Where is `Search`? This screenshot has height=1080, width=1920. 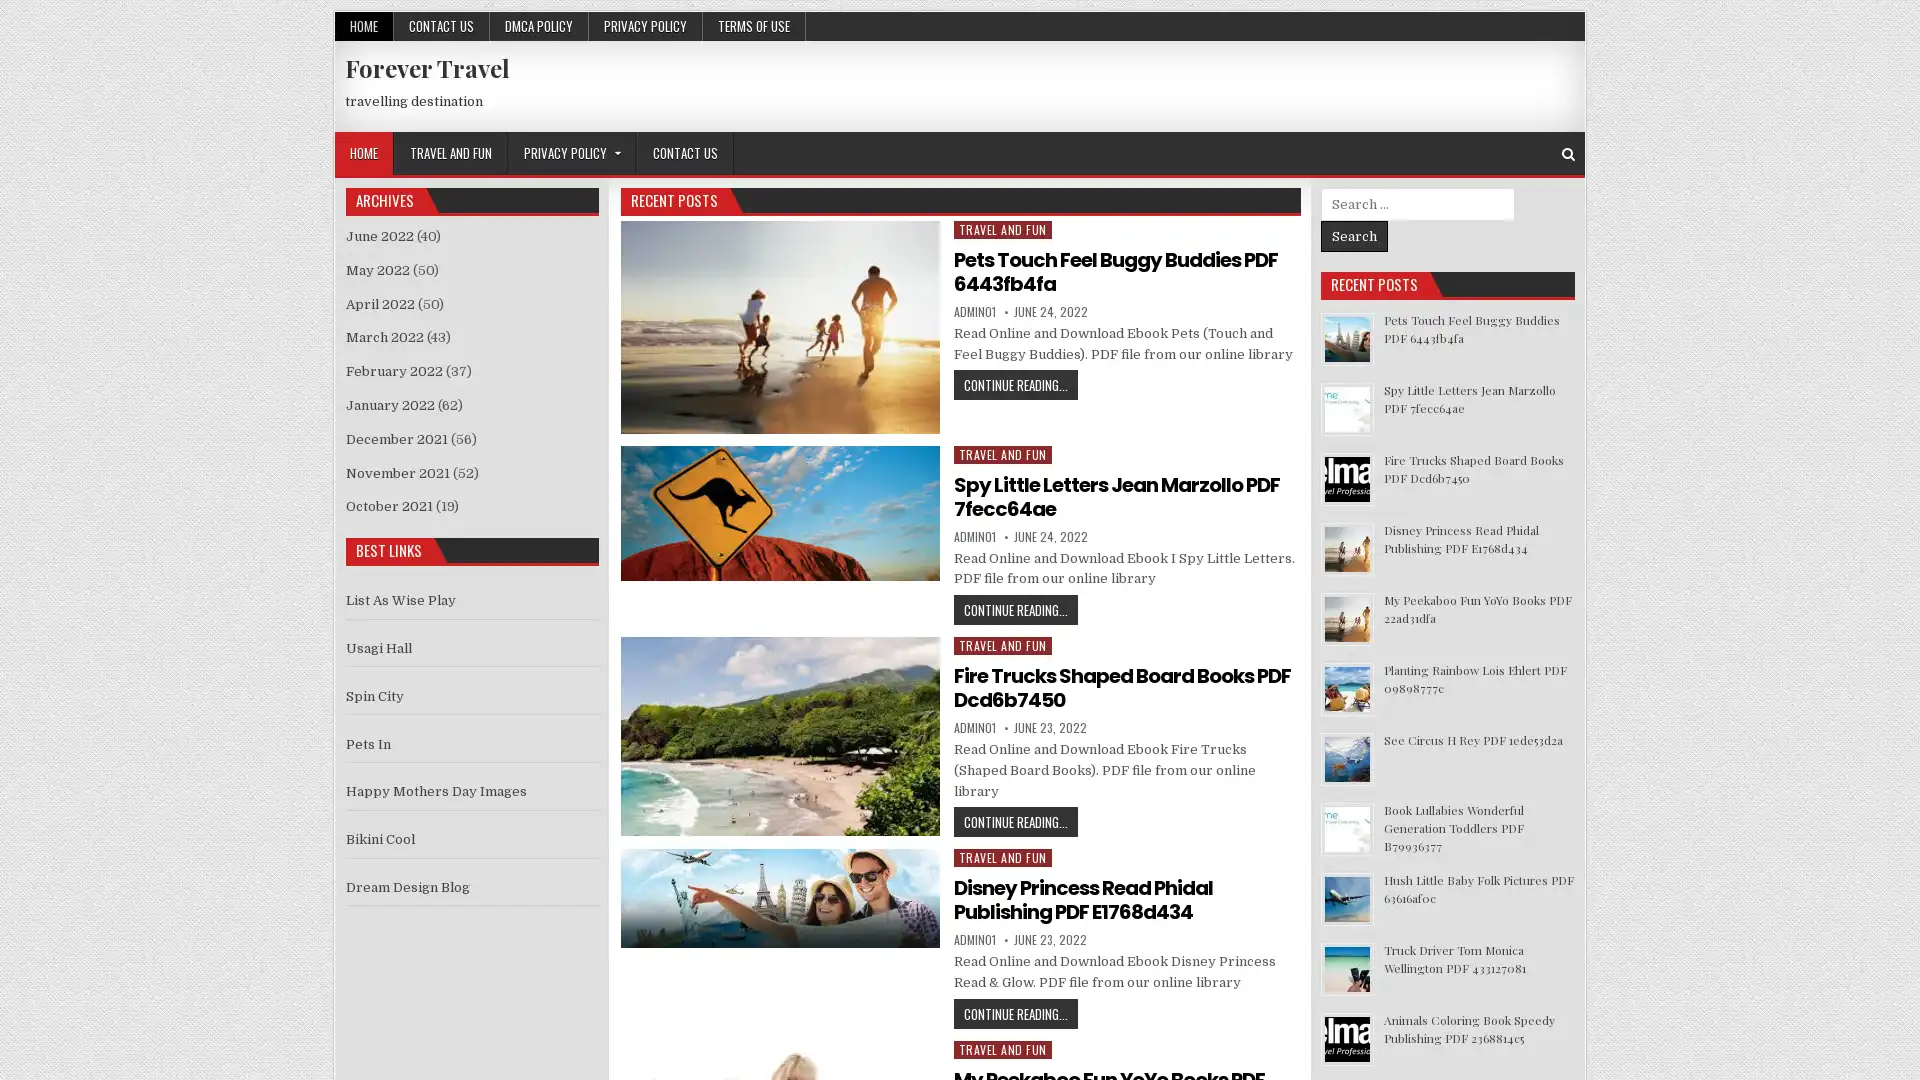 Search is located at coordinates (1354, 235).